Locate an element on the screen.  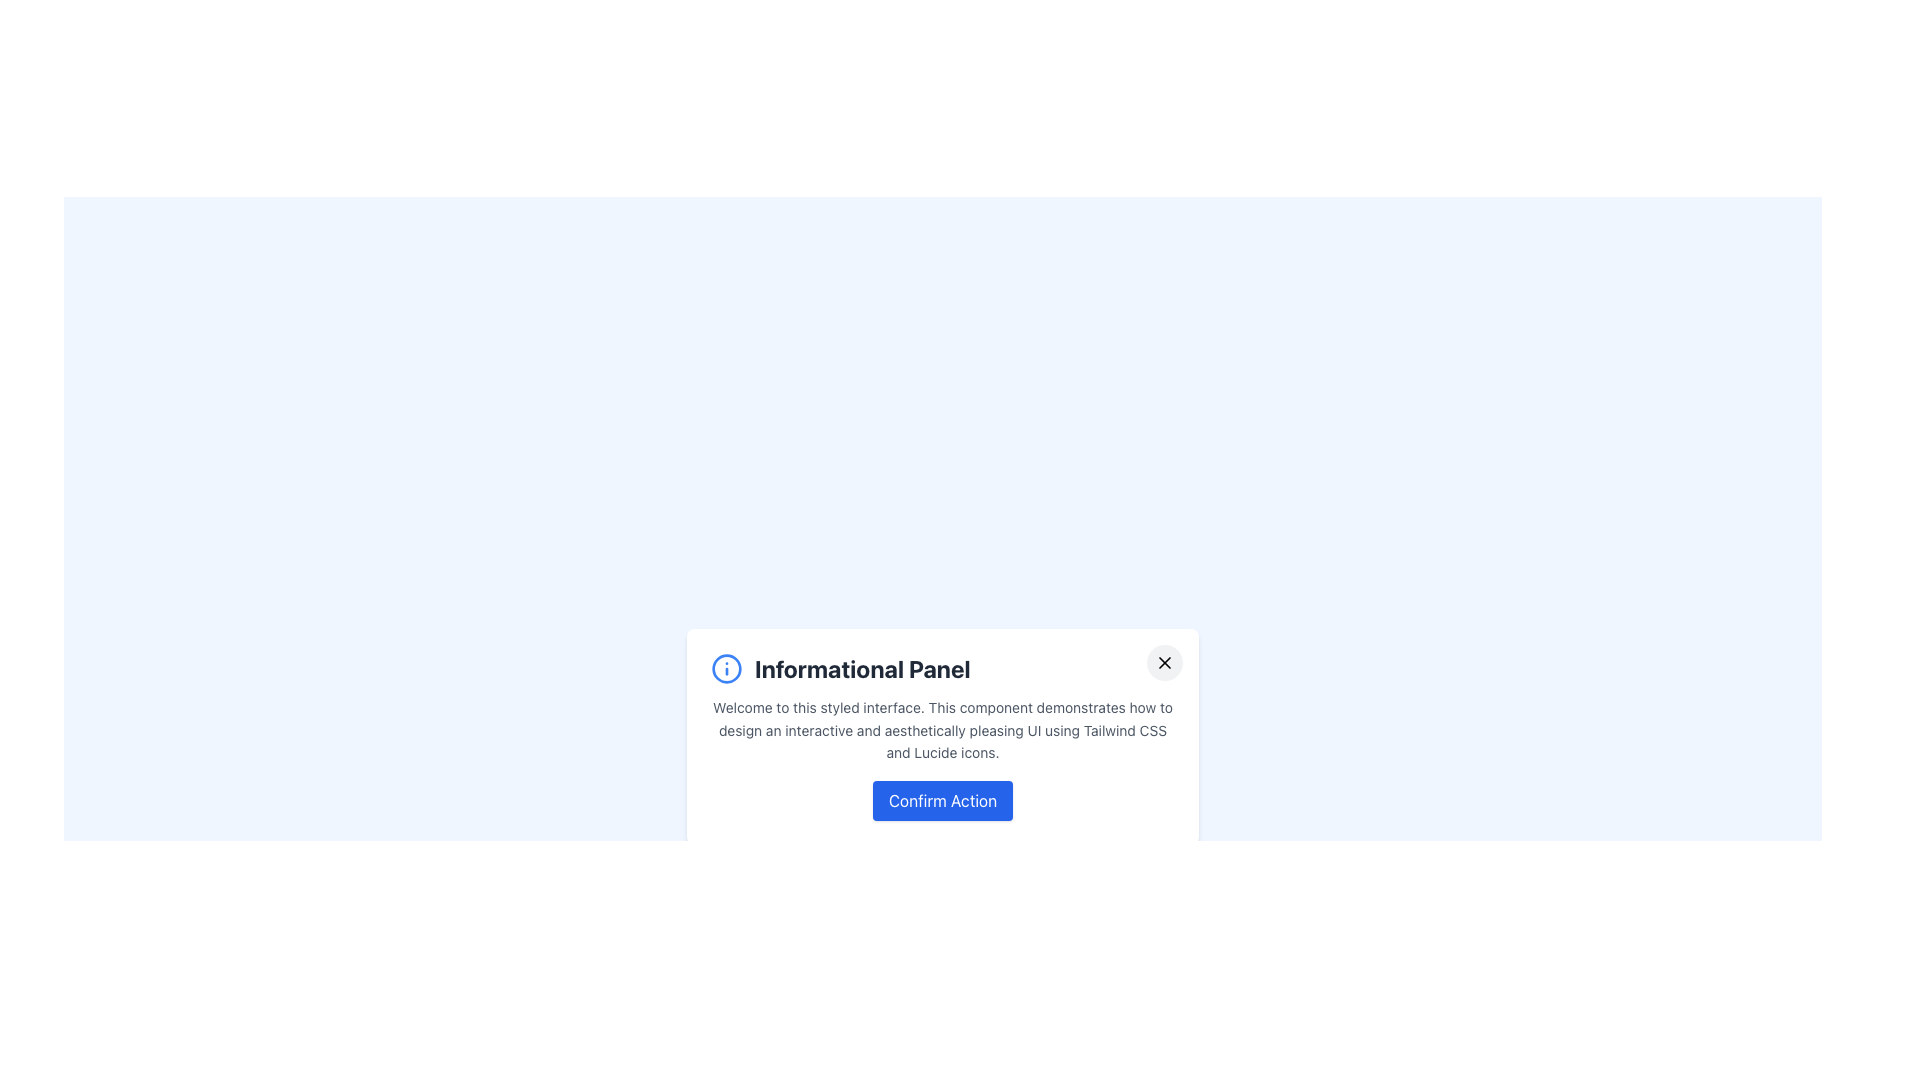
the circular outline with a blue border located in the top-left corner of the informational panel within the SVG graphic is located at coordinates (725, 667).